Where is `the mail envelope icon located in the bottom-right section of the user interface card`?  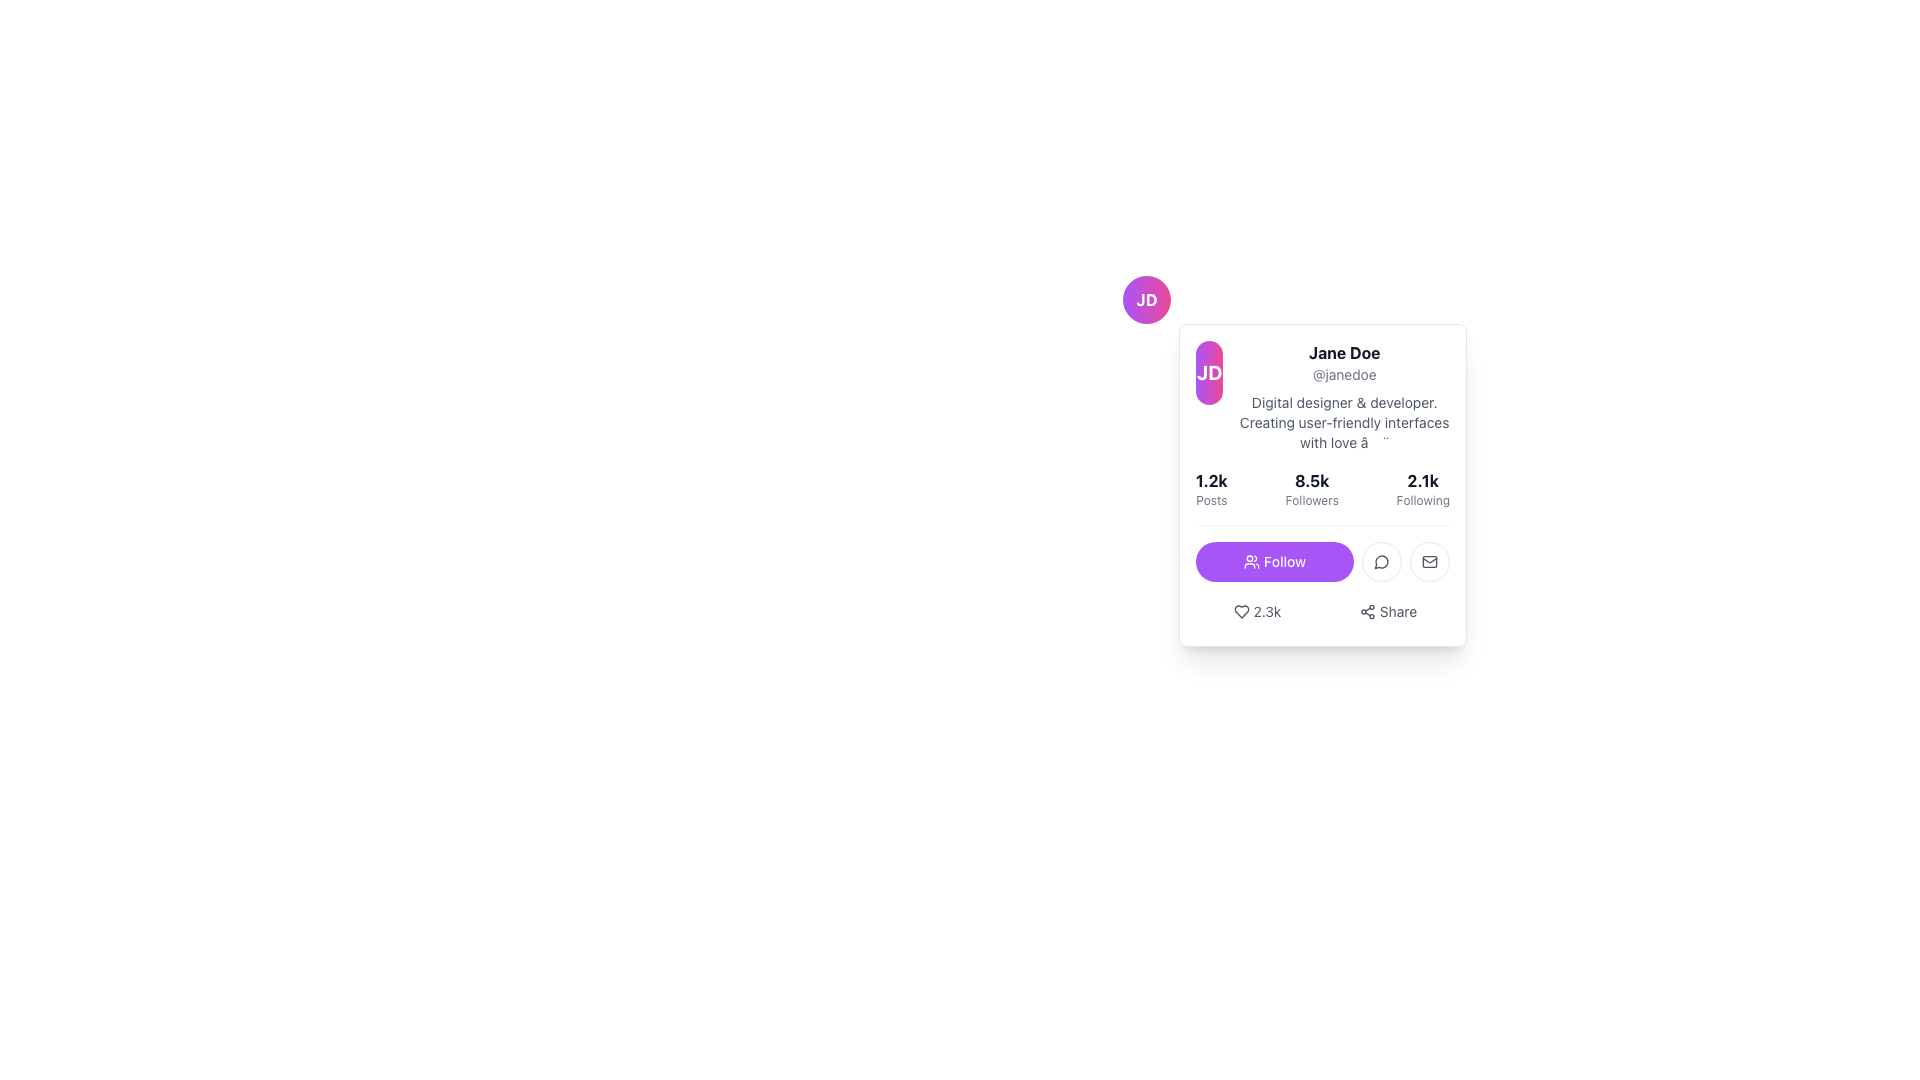
the mail envelope icon located in the bottom-right section of the user interface card is located at coordinates (1429, 562).